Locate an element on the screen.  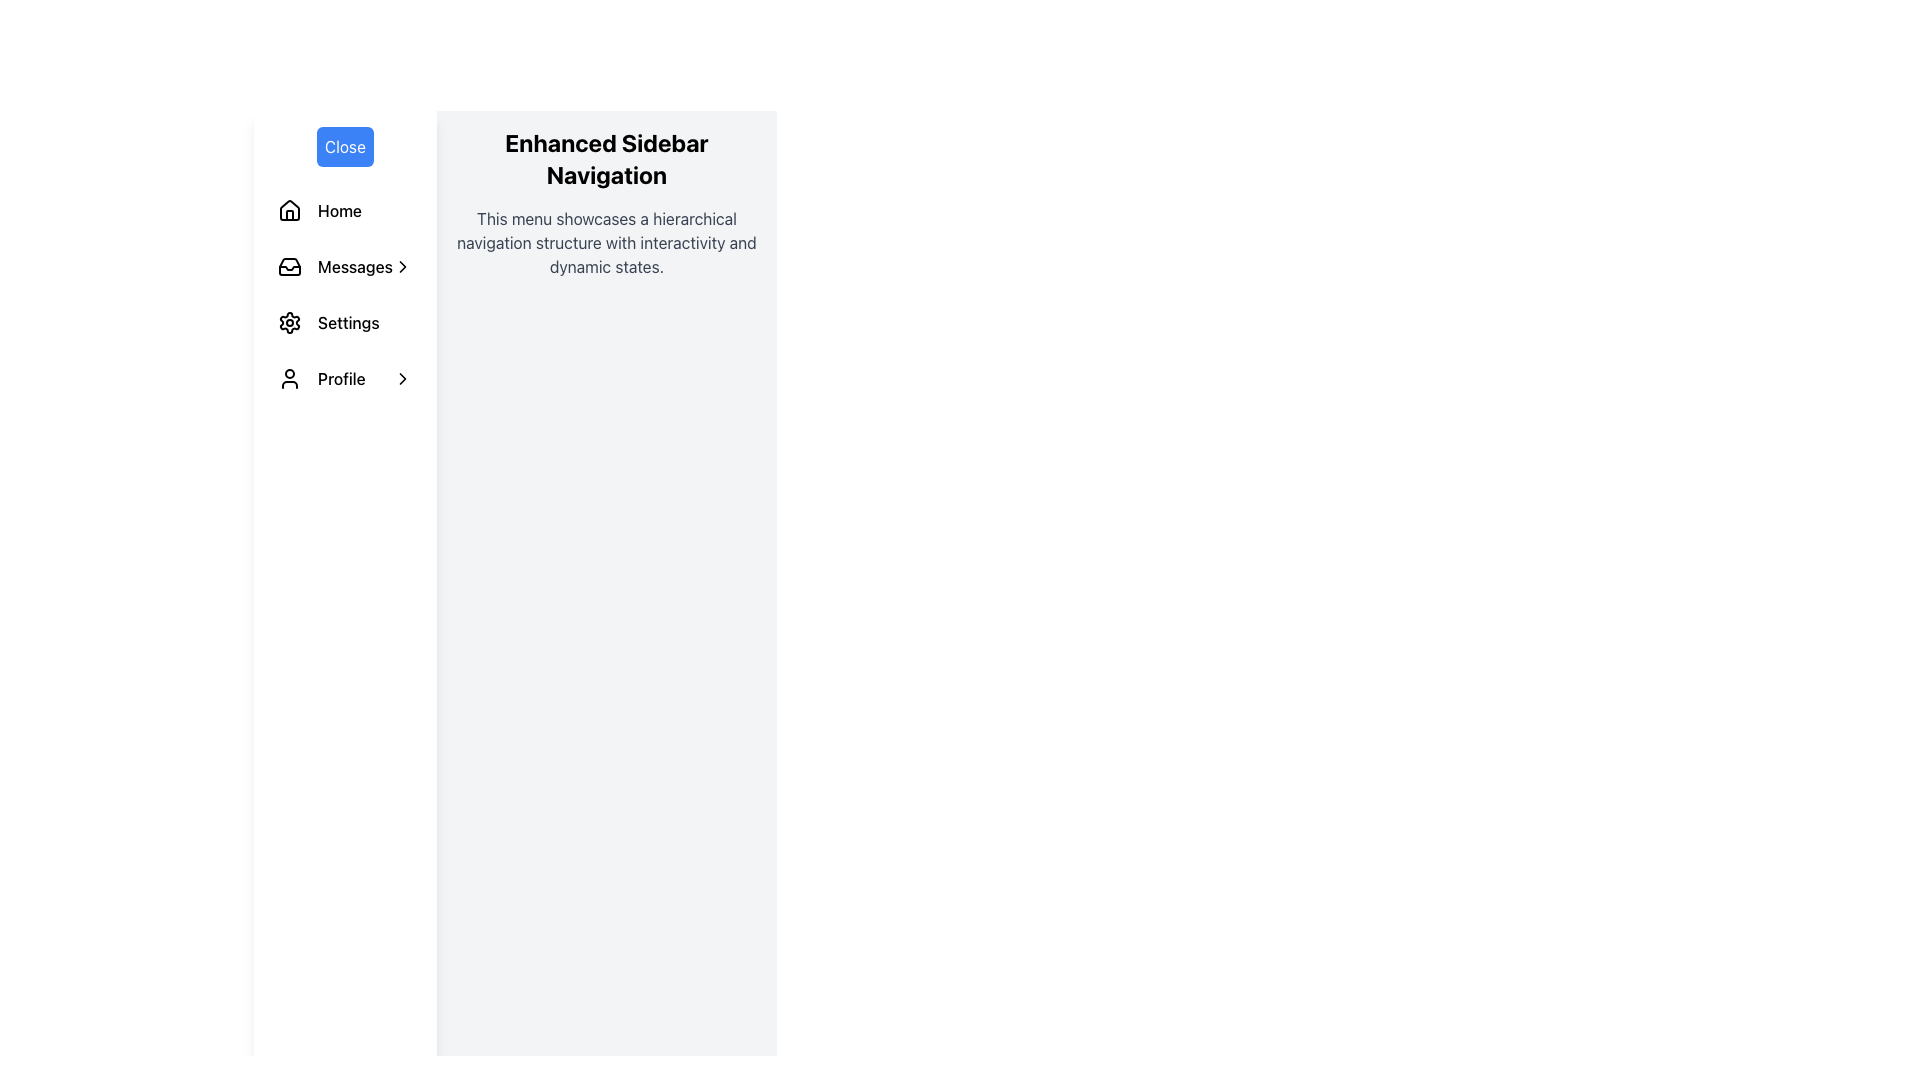
the 'Profile' Navigation Button, which is the fourth item in the vertical navigation menu is located at coordinates (345, 378).